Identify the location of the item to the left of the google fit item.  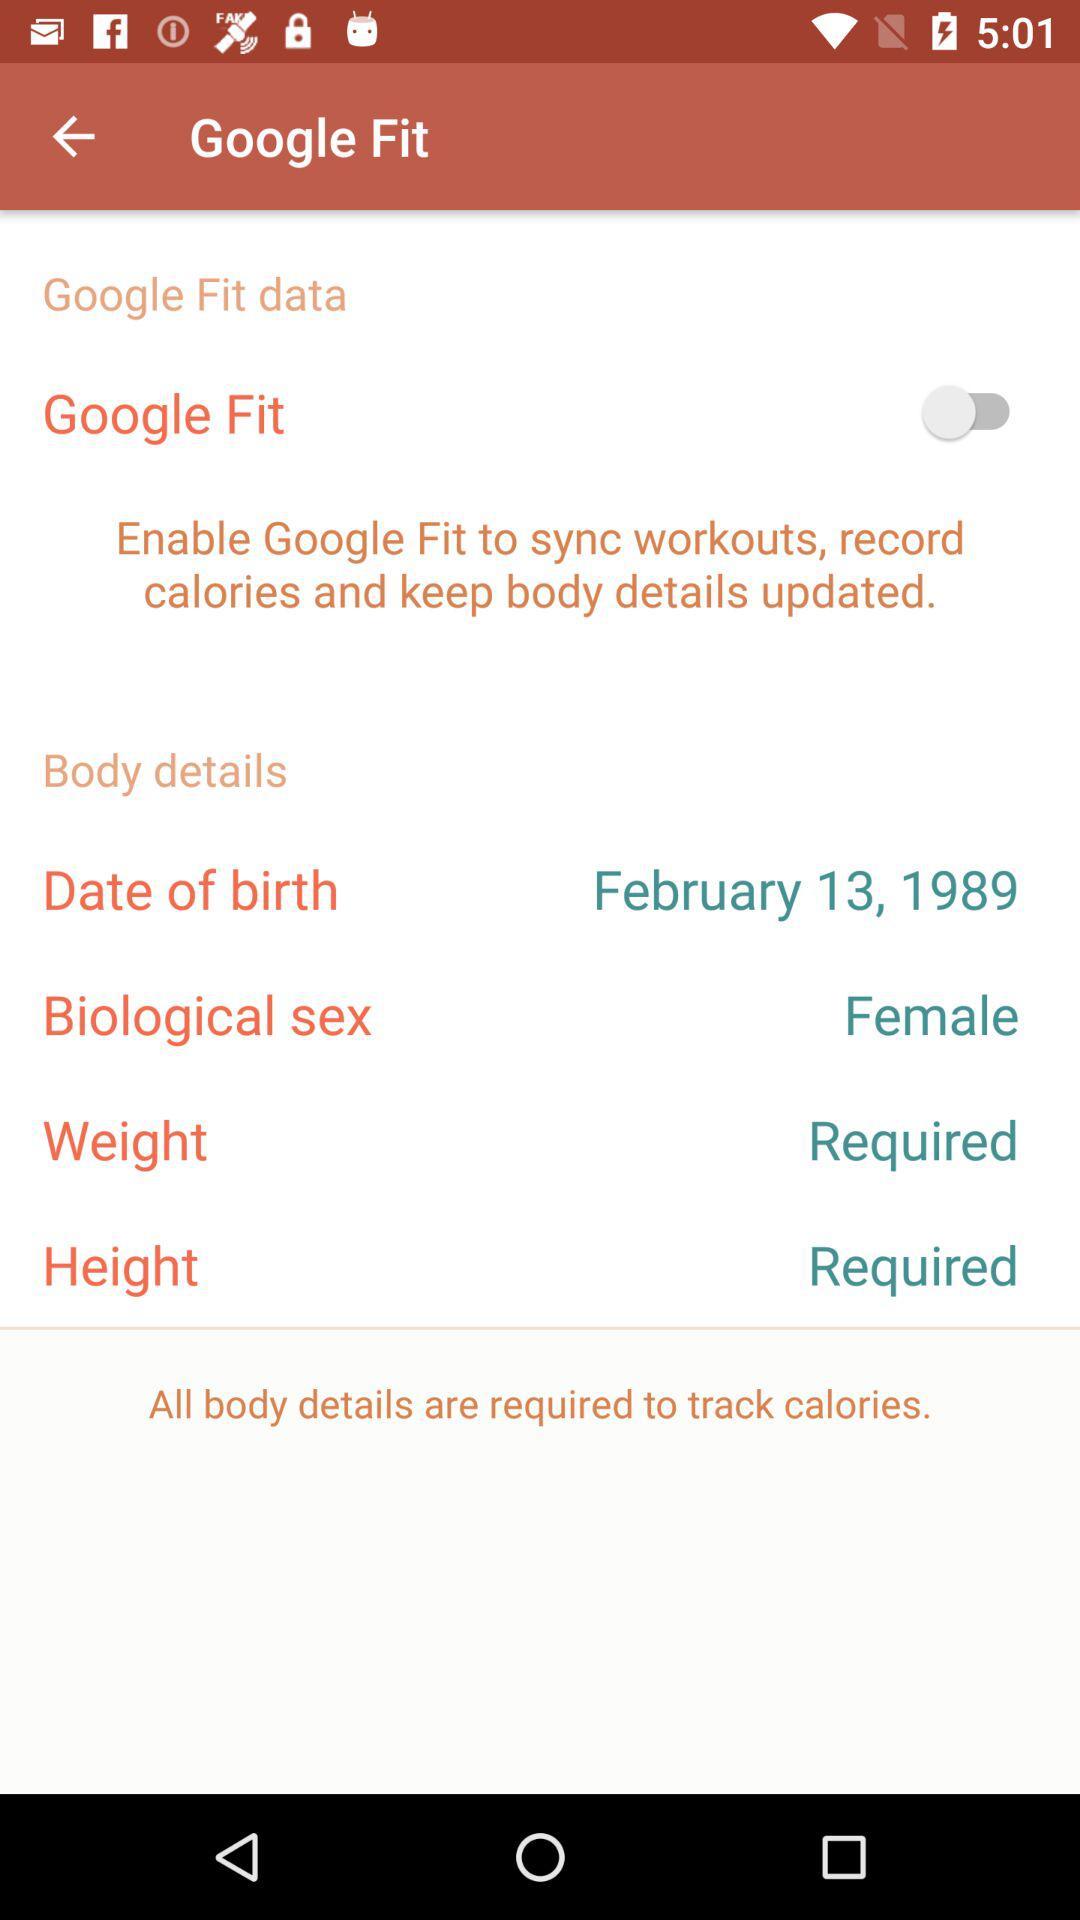
(72, 135).